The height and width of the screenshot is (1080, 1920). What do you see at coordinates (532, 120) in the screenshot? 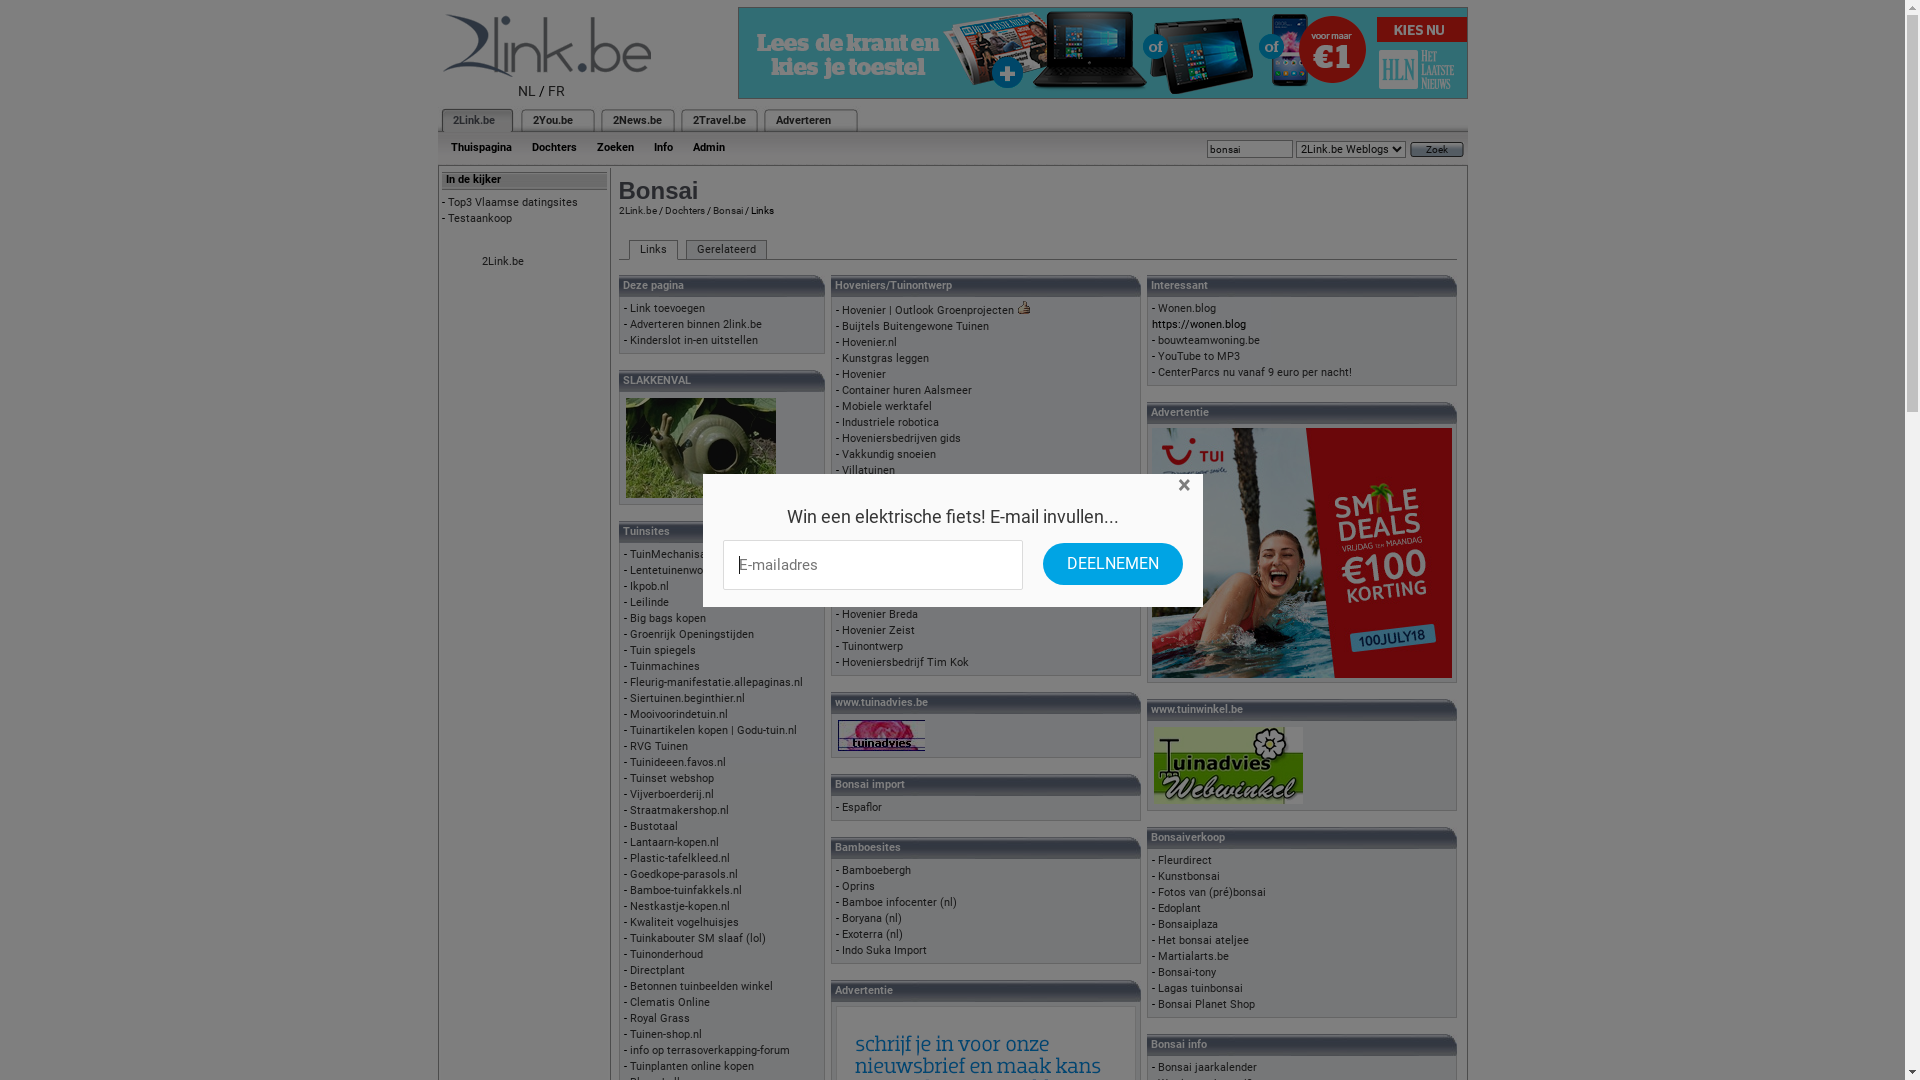
I see `'2You.be'` at bounding box center [532, 120].